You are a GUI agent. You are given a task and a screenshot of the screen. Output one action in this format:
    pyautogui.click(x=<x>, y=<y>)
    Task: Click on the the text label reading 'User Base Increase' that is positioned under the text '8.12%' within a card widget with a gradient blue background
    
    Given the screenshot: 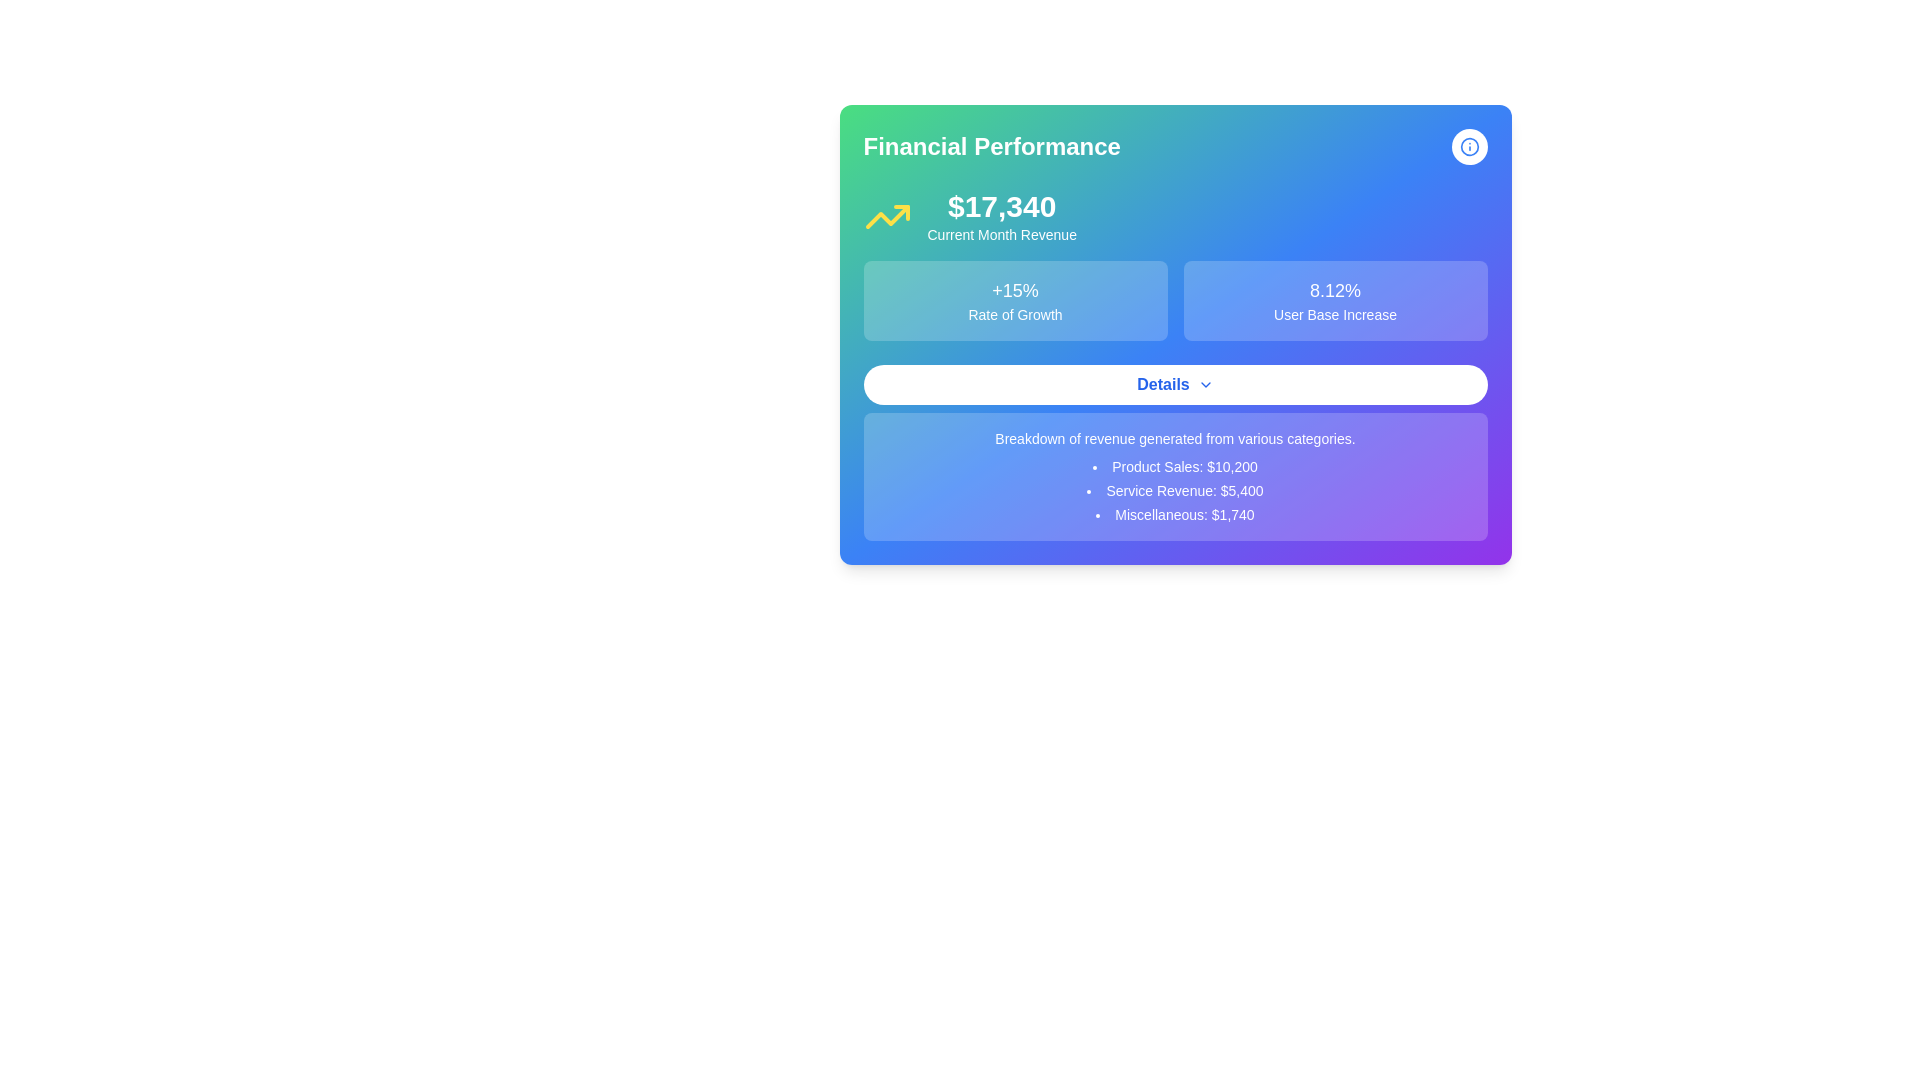 What is the action you would take?
    pyautogui.click(x=1335, y=315)
    